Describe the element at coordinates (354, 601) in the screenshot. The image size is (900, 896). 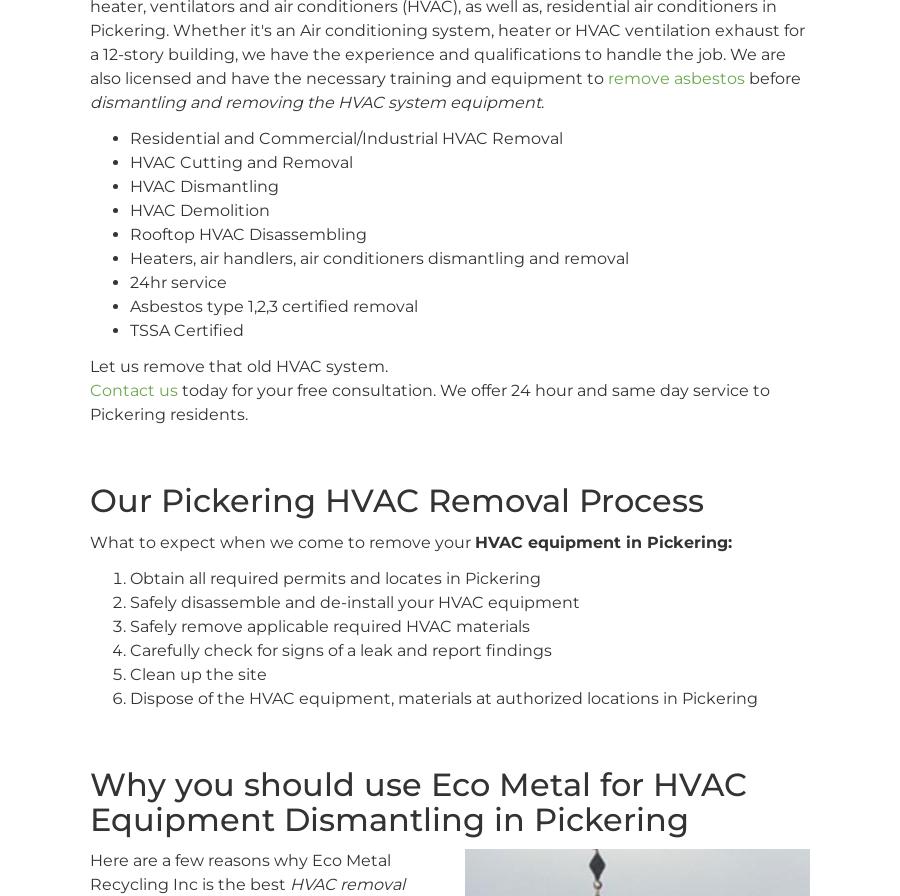
I see `'Safely disassemble and de-install your HVAC equipment'` at that location.